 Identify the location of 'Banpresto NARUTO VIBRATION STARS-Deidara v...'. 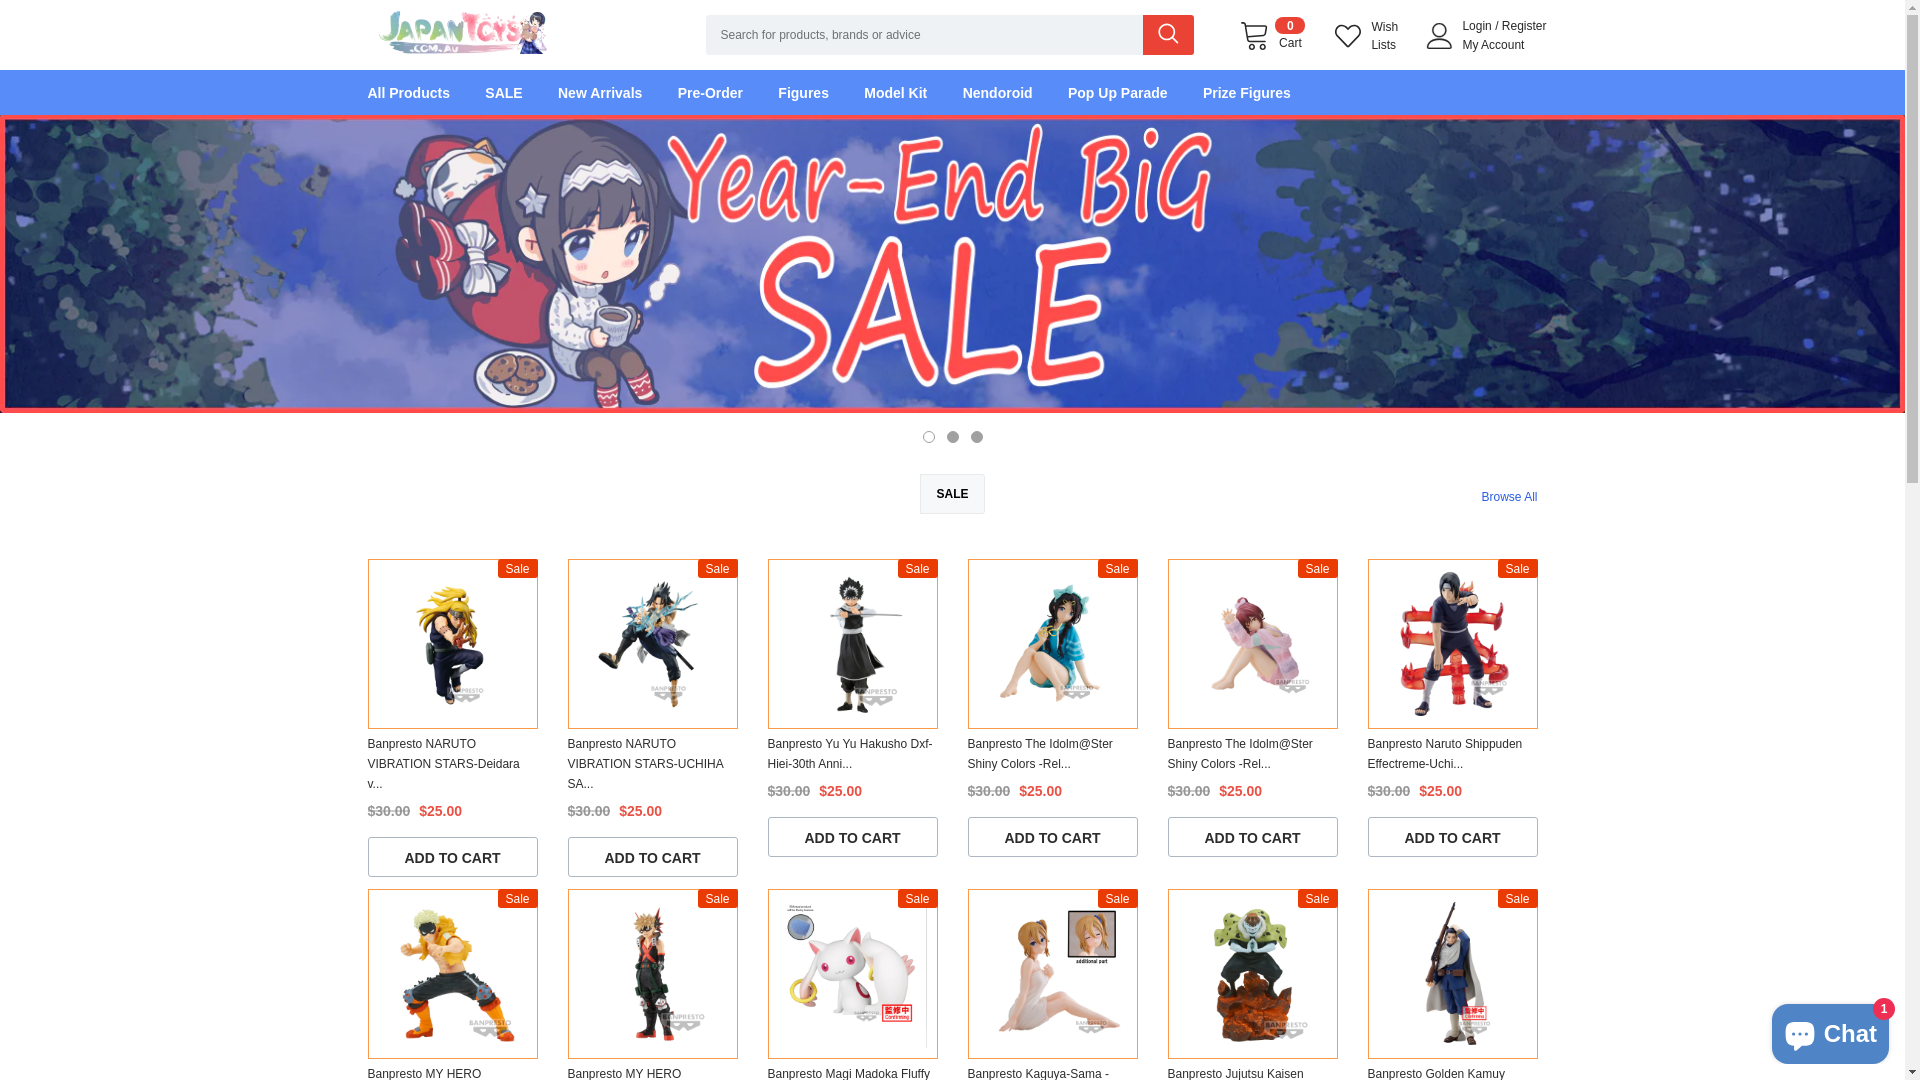
(451, 763).